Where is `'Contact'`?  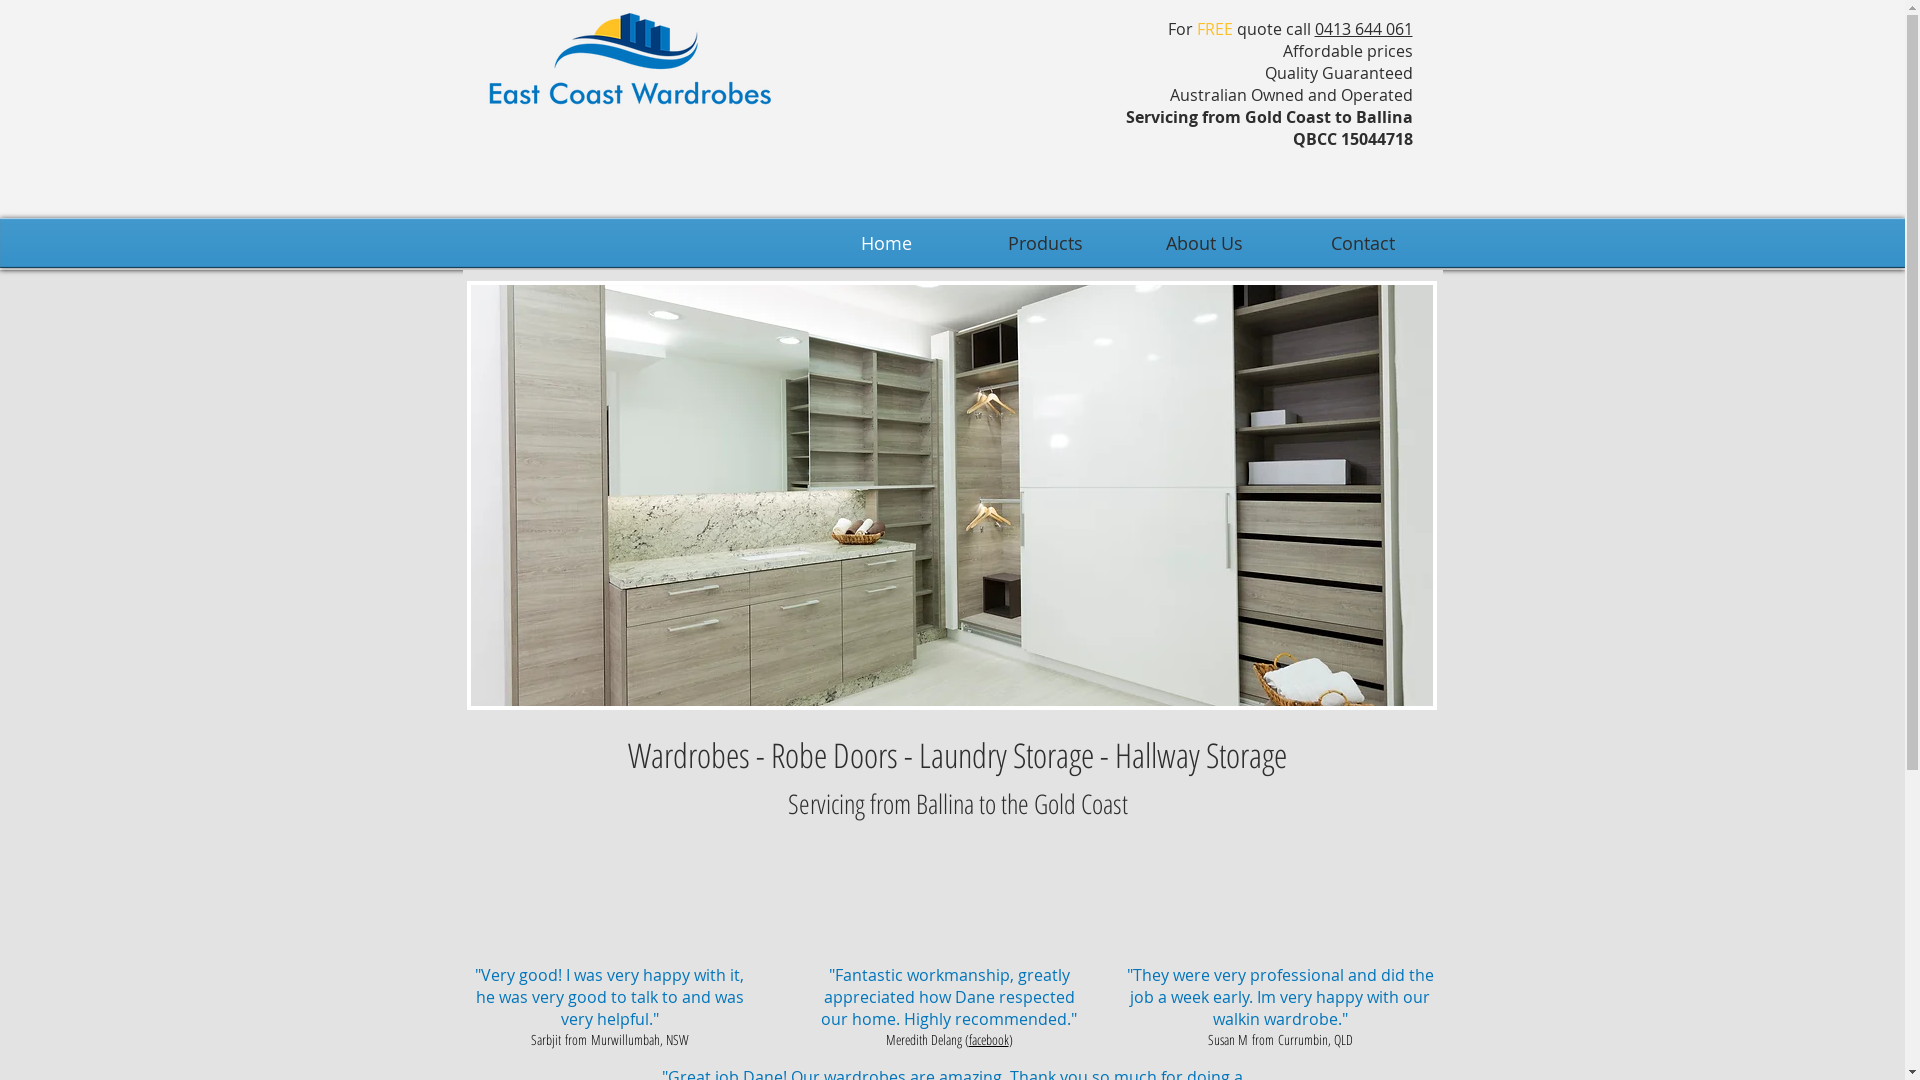
'Contact' is located at coordinates (1362, 242).